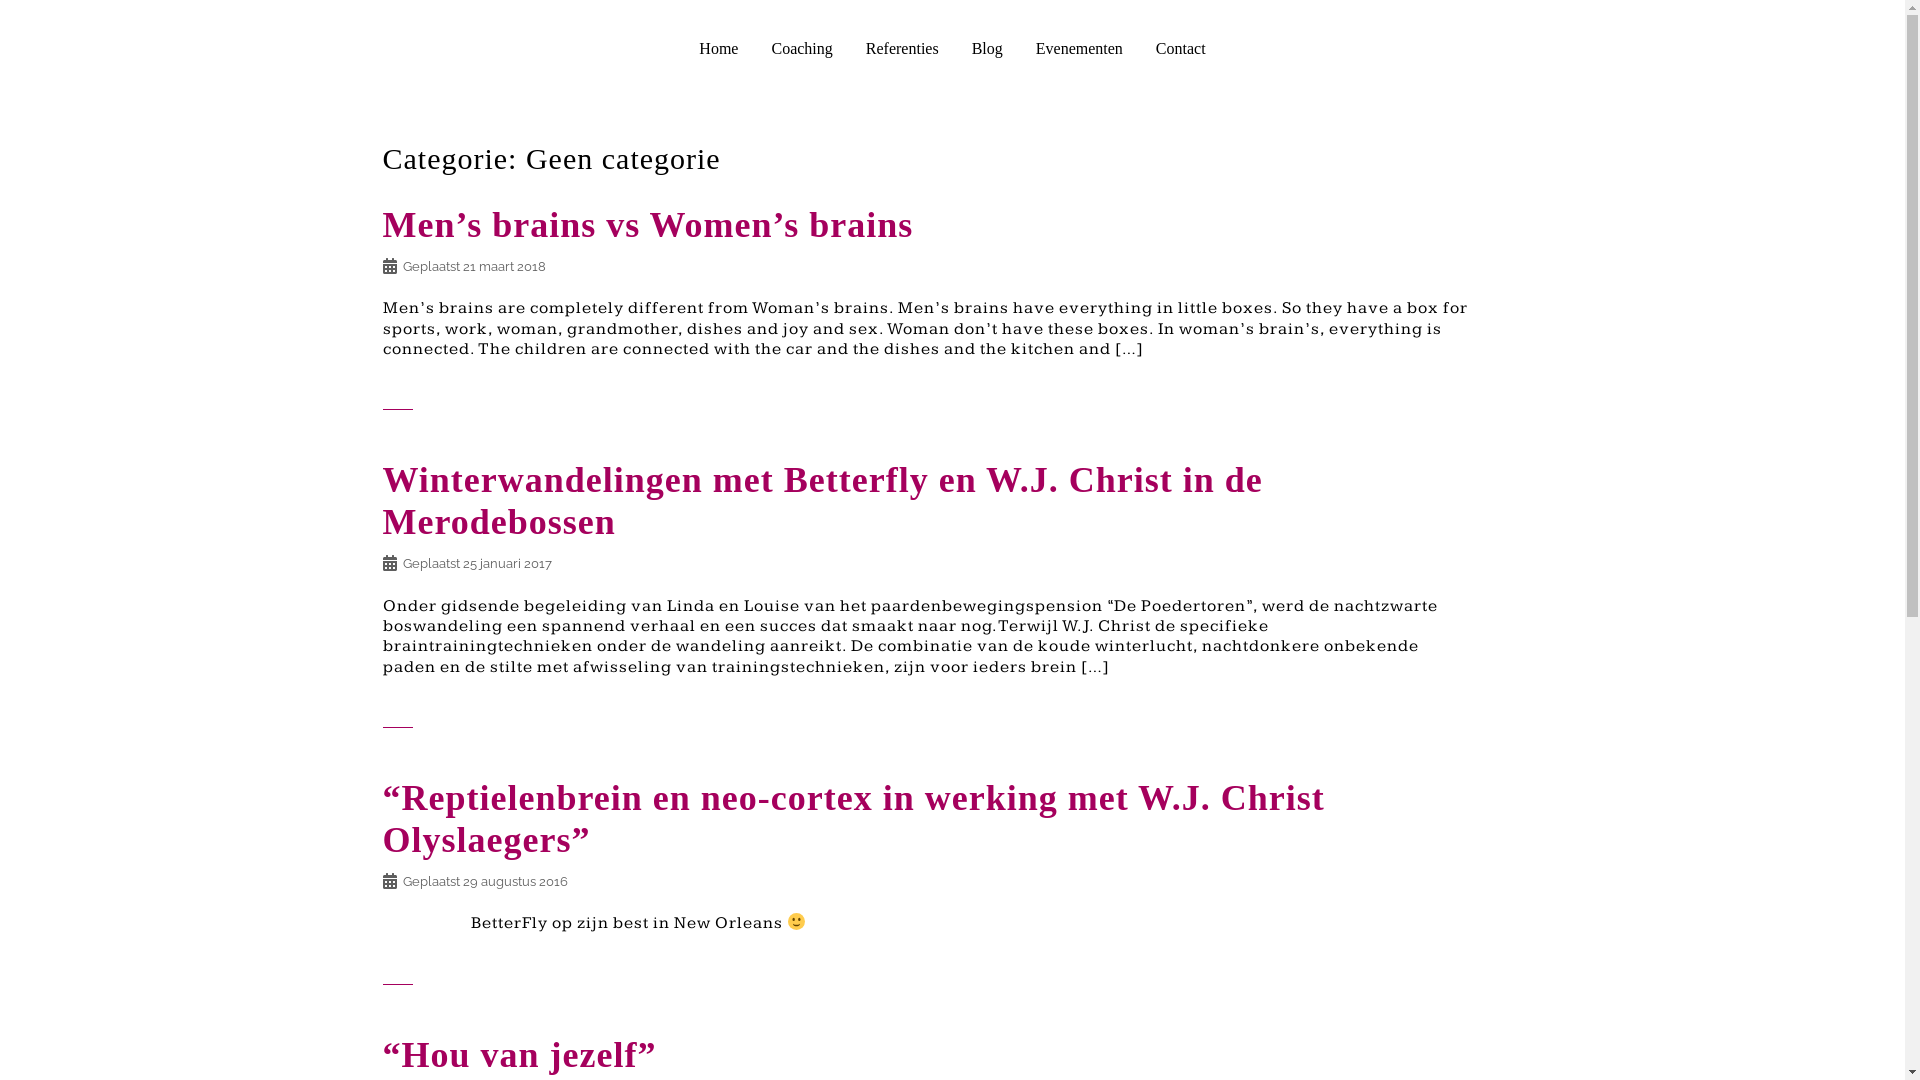 The image size is (1920, 1080). What do you see at coordinates (987, 47) in the screenshot?
I see `'Blog'` at bounding box center [987, 47].